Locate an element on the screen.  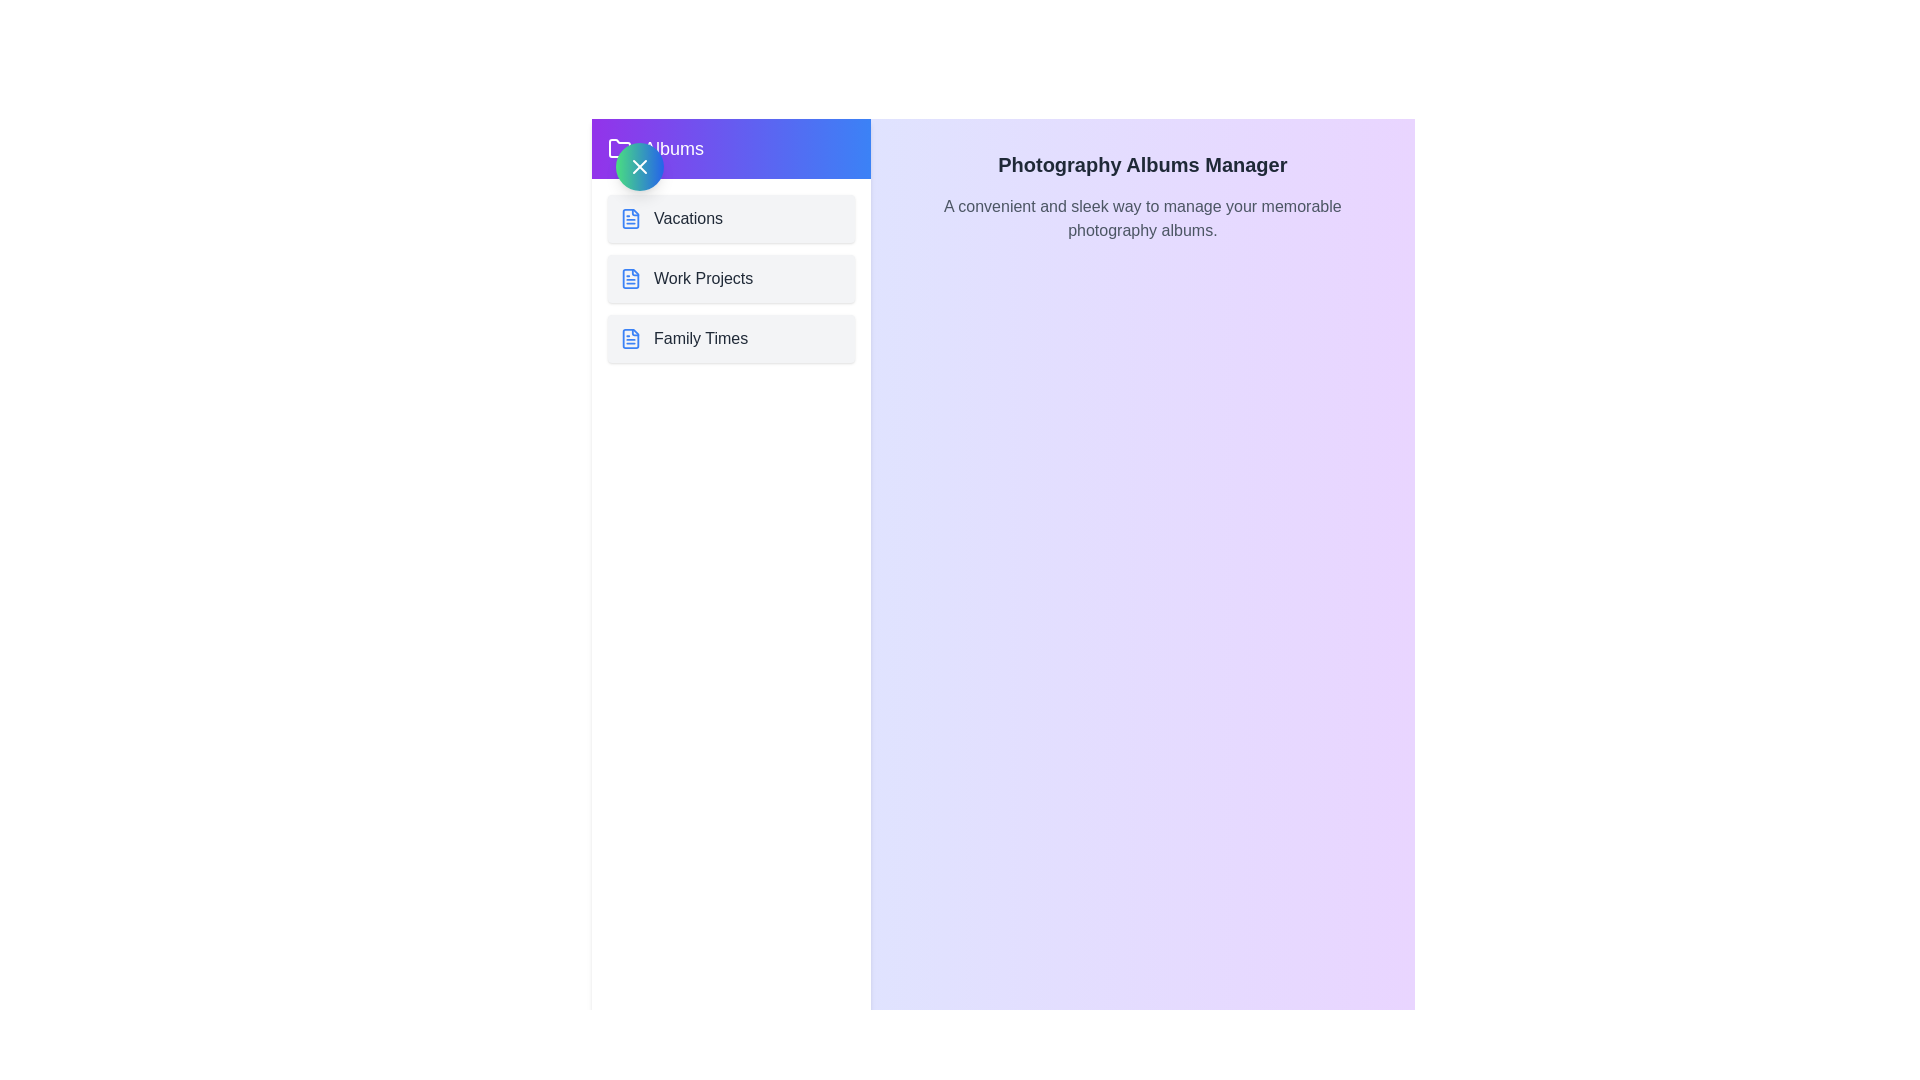
the album Vacations from the list is located at coordinates (729, 219).